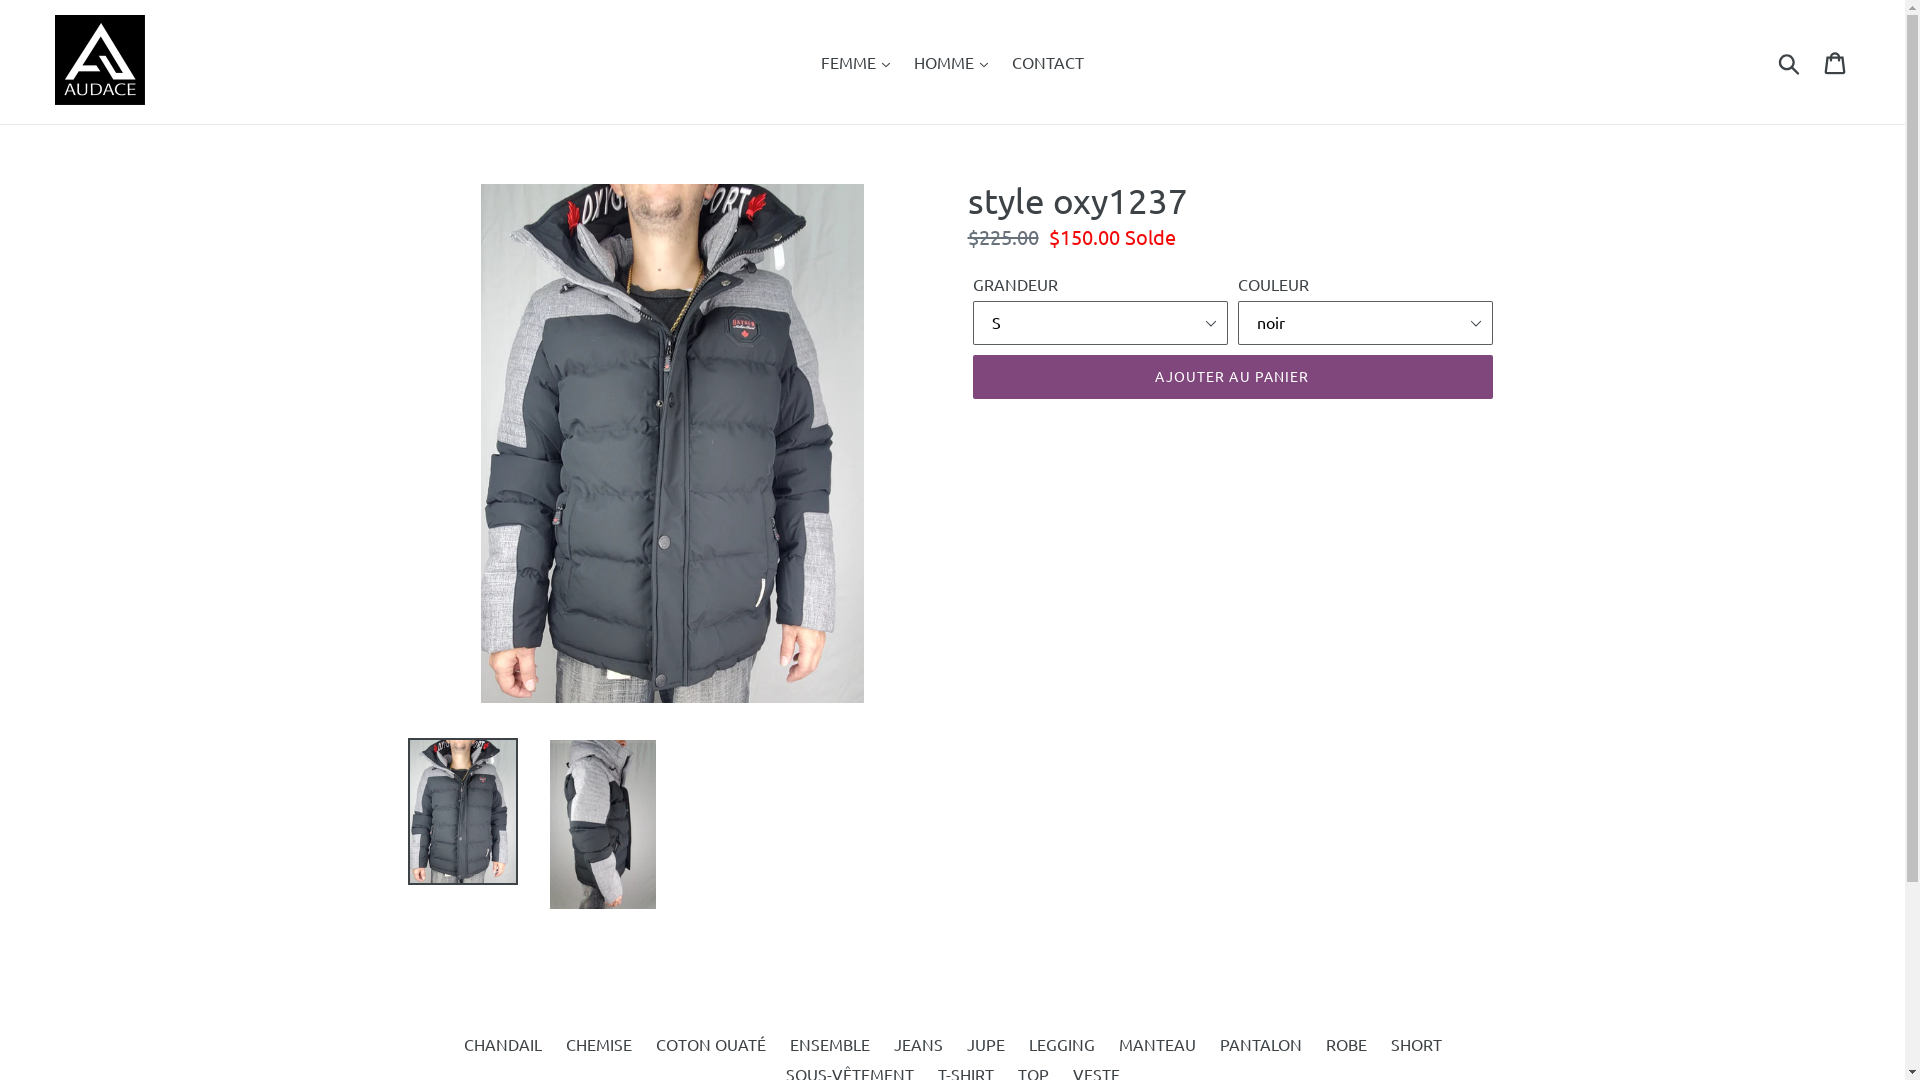  What do you see at coordinates (1046, 60) in the screenshot?
I see `'CONTACT'` at bounding box center [1046, 60].